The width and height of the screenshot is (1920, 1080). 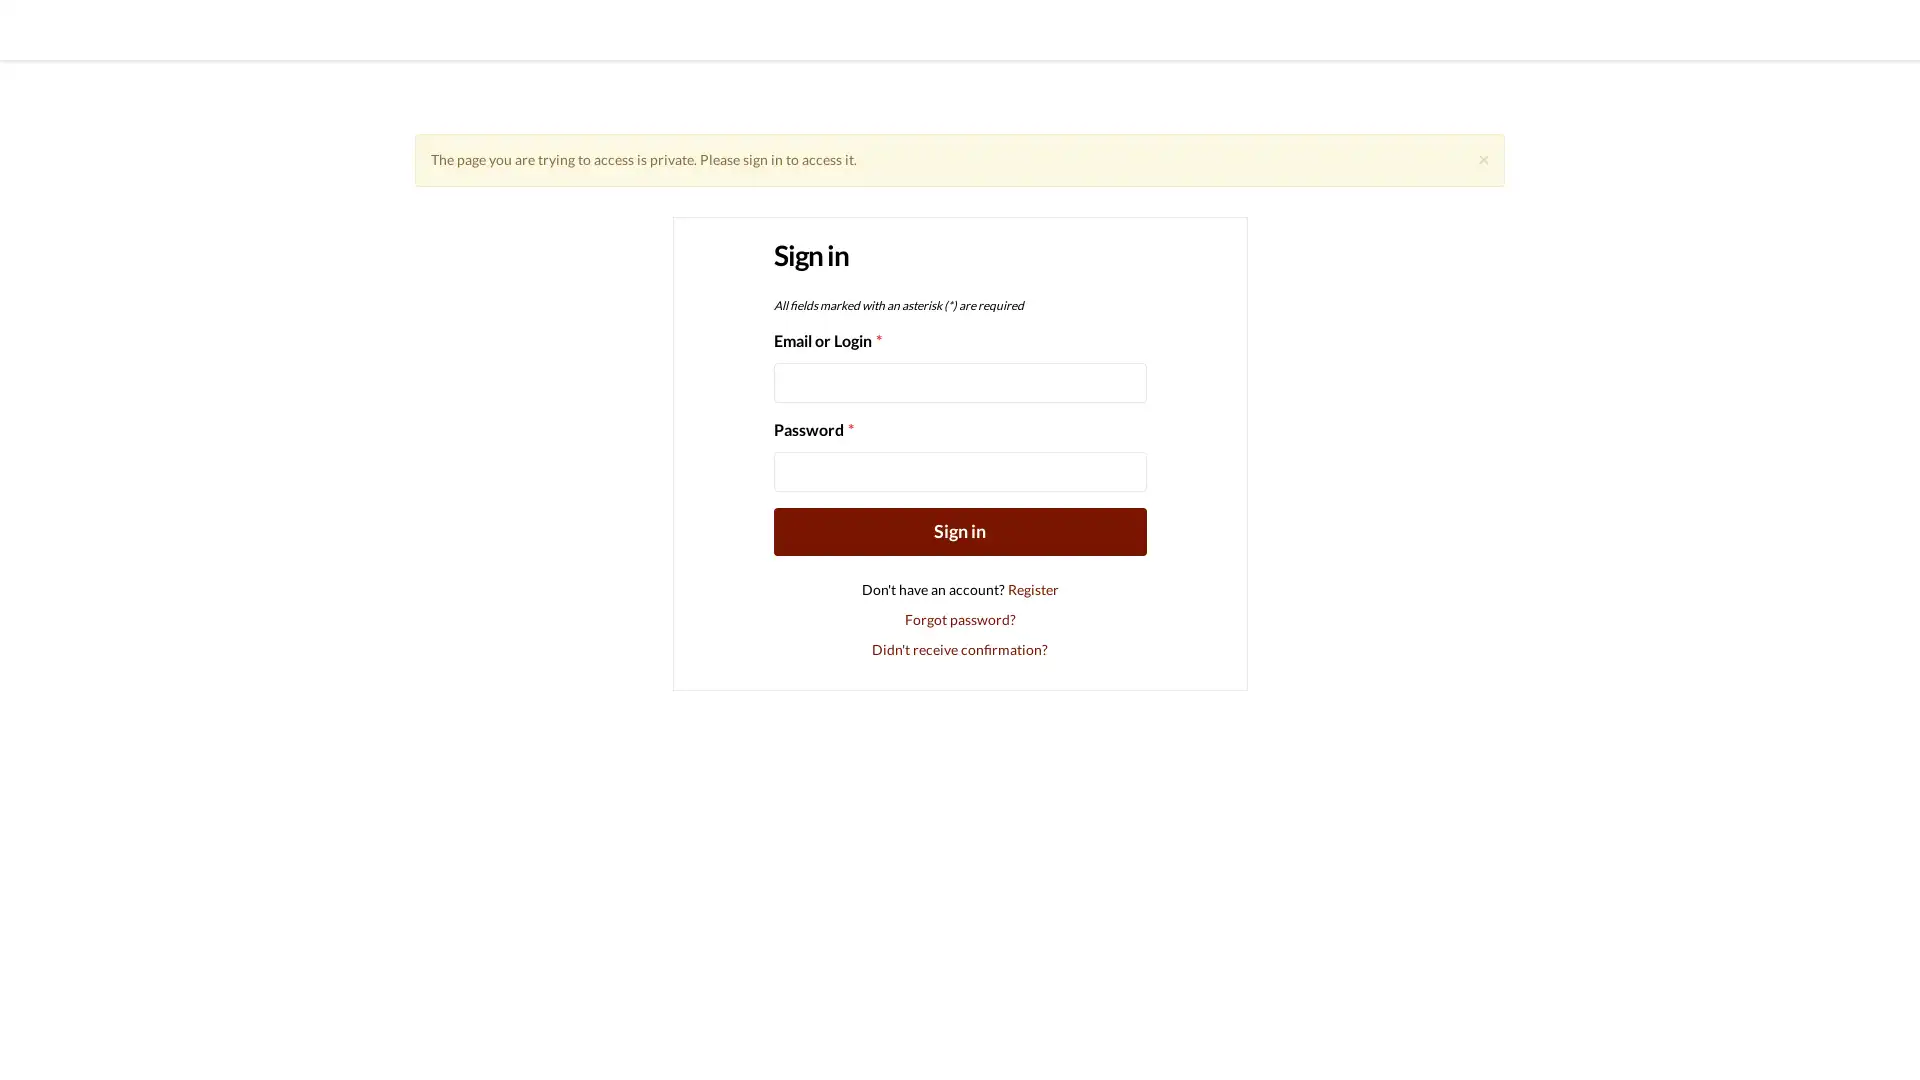 What do you see at coordinates (960, 648) in the screenshot?
I see `Didn't receive confirmation?` at bounding box center [960, 648].